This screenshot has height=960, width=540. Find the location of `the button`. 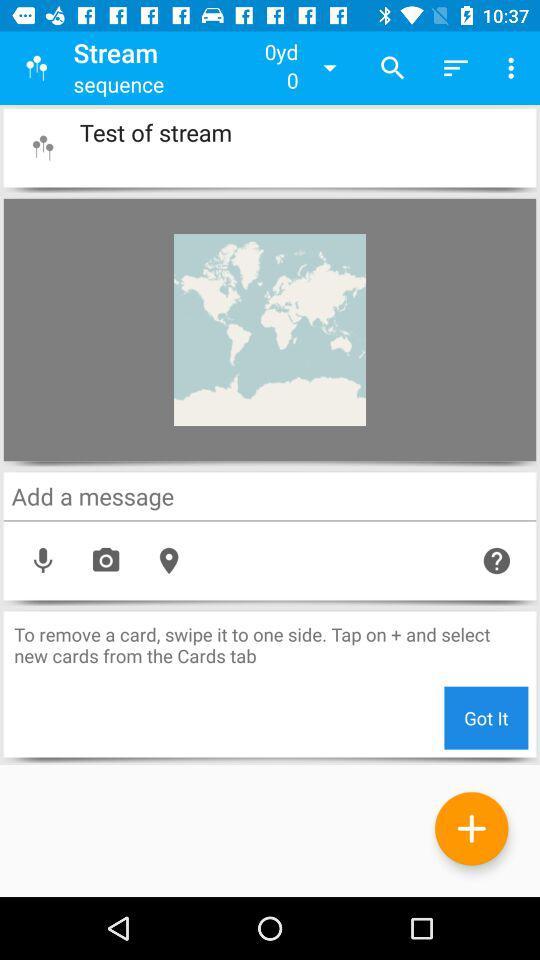

the button is located at coordinates (43, 147).